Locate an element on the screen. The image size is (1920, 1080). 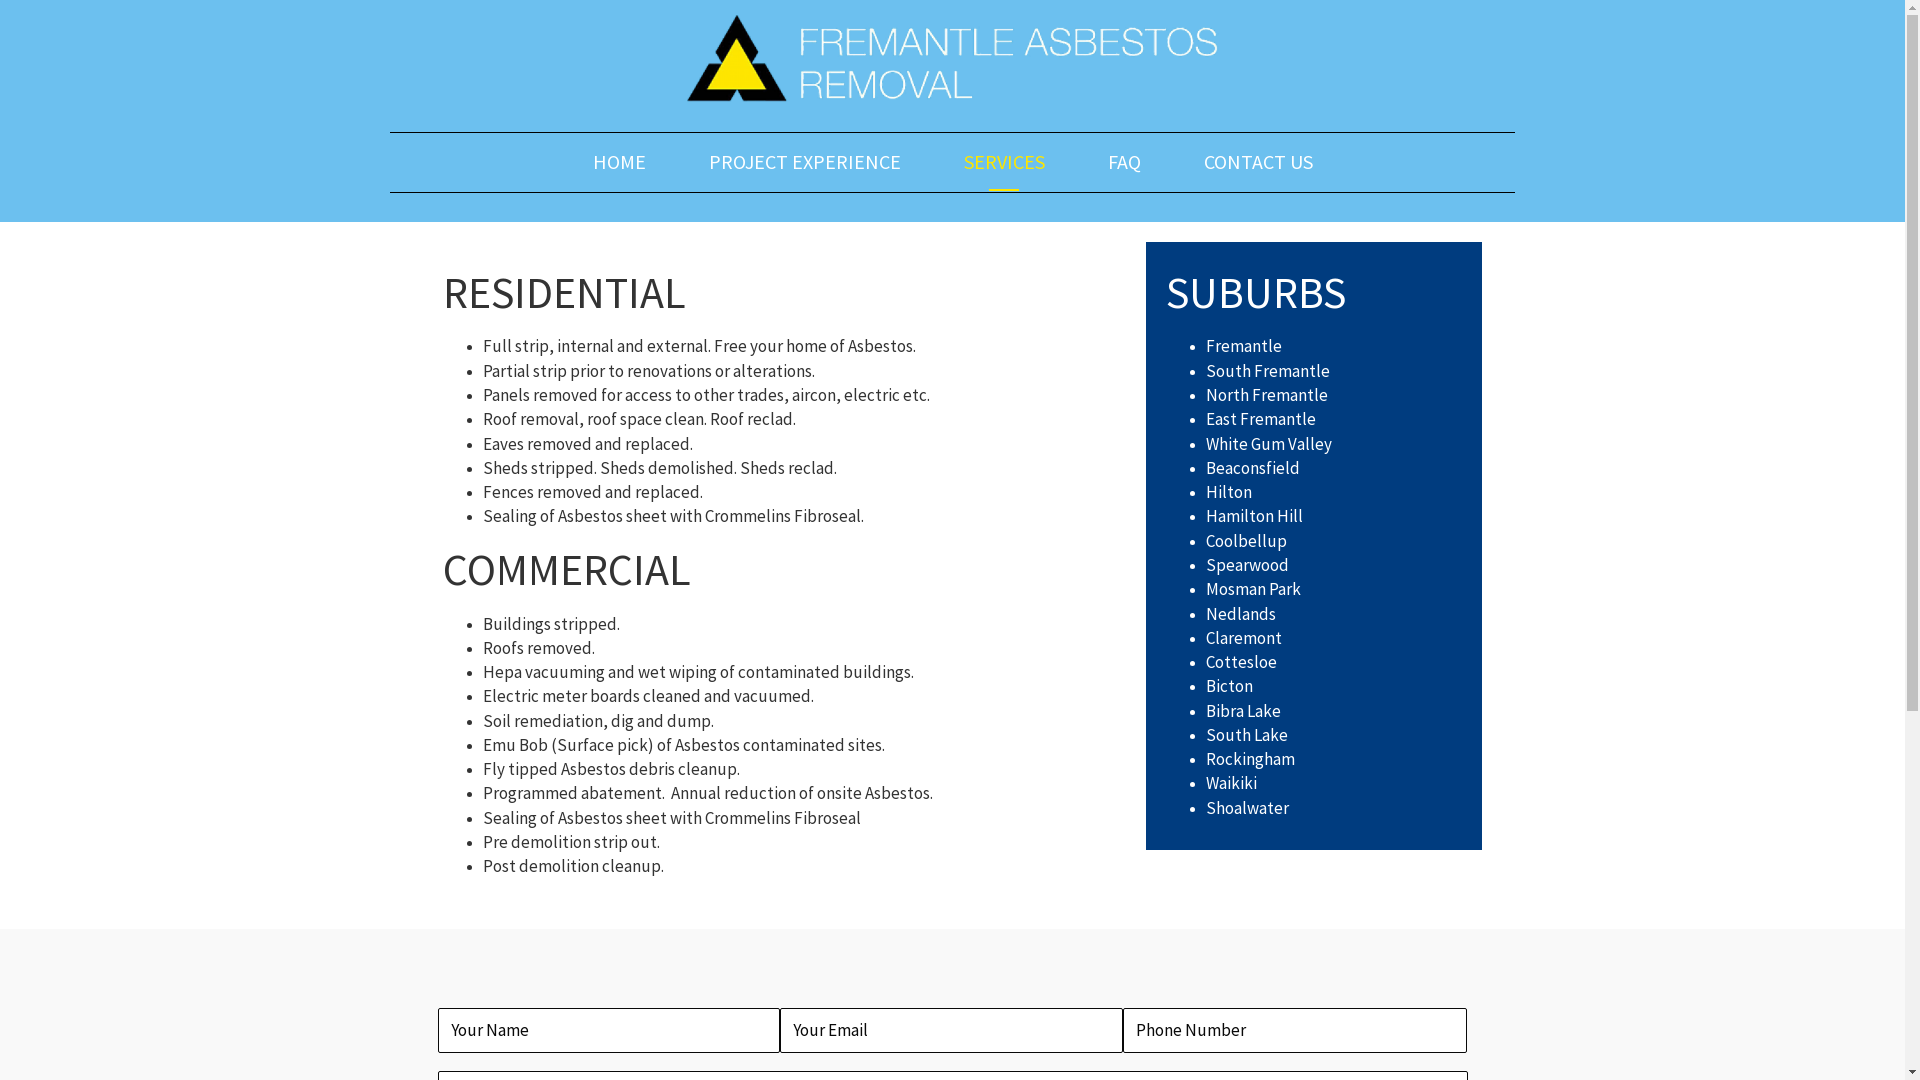
'SERVICES' is located at coordinates (953, 160).